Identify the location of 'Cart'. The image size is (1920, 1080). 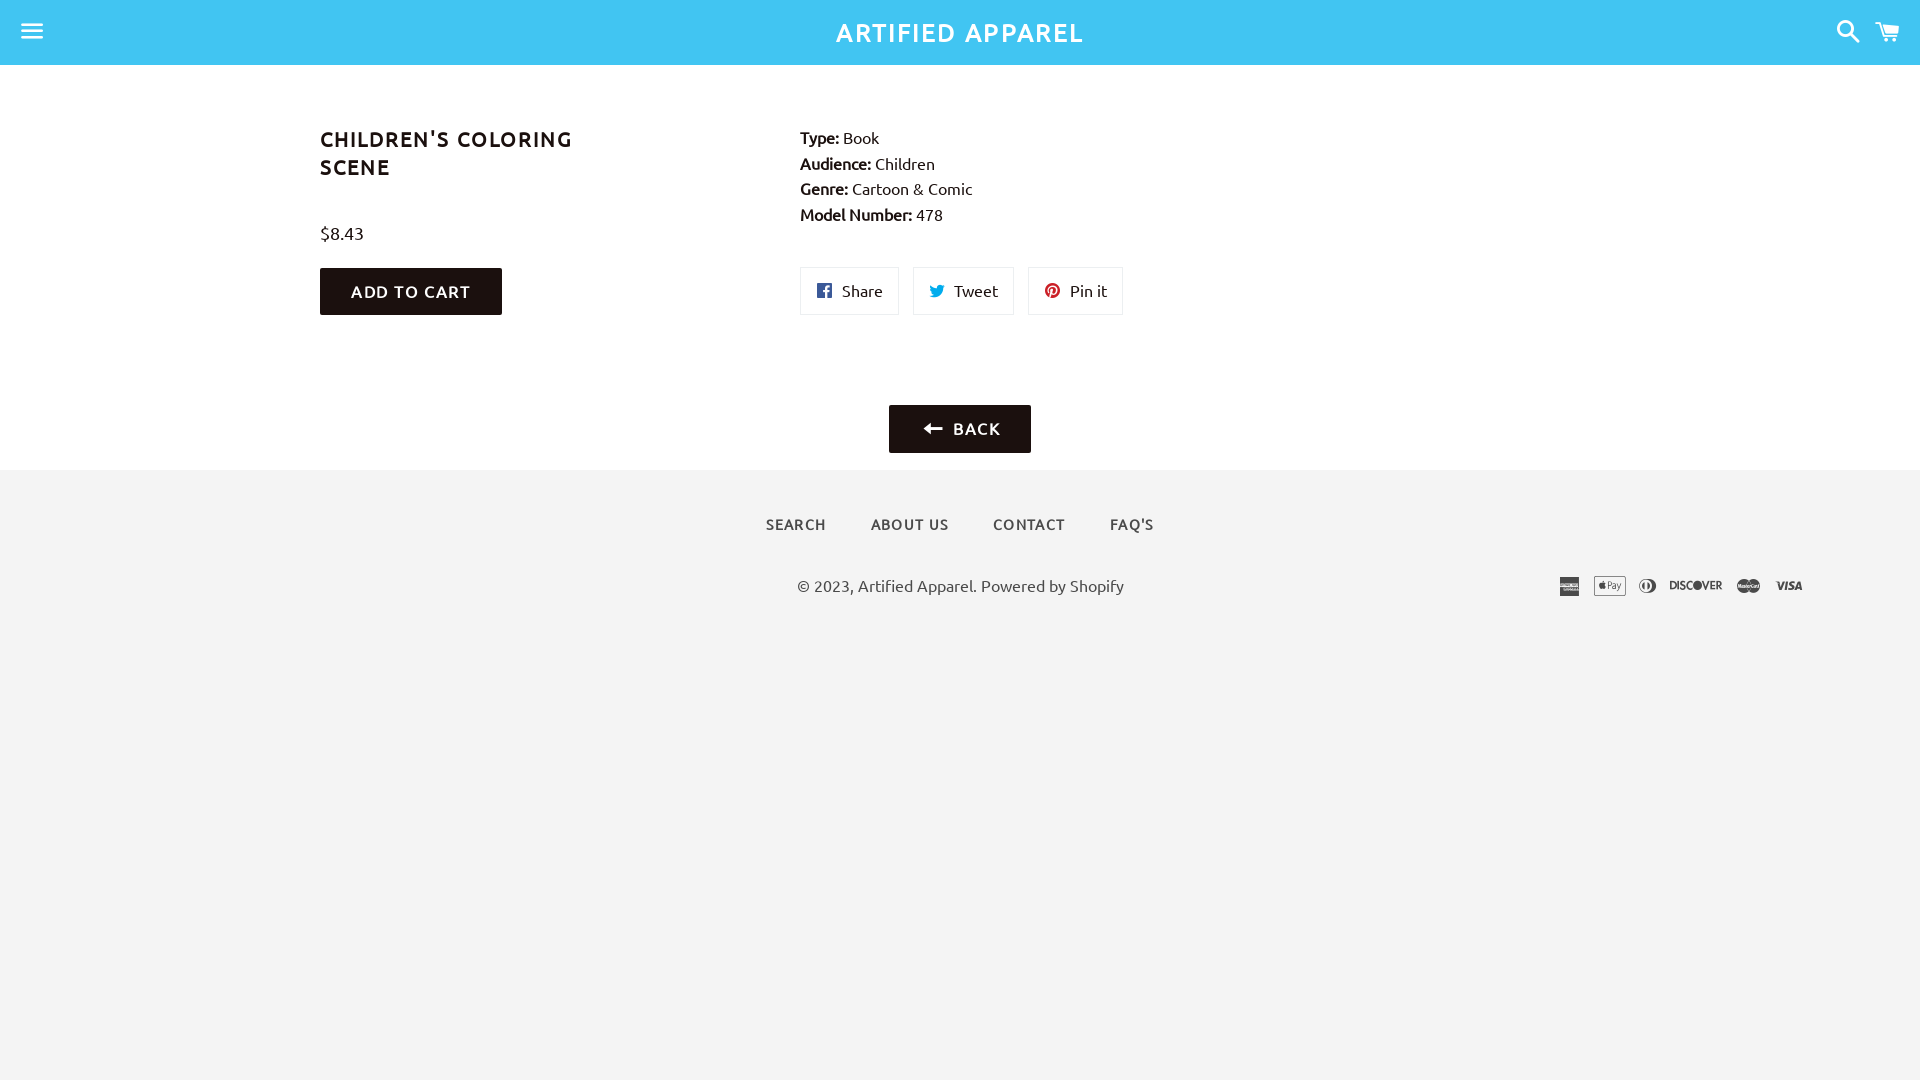
(1886, 31).